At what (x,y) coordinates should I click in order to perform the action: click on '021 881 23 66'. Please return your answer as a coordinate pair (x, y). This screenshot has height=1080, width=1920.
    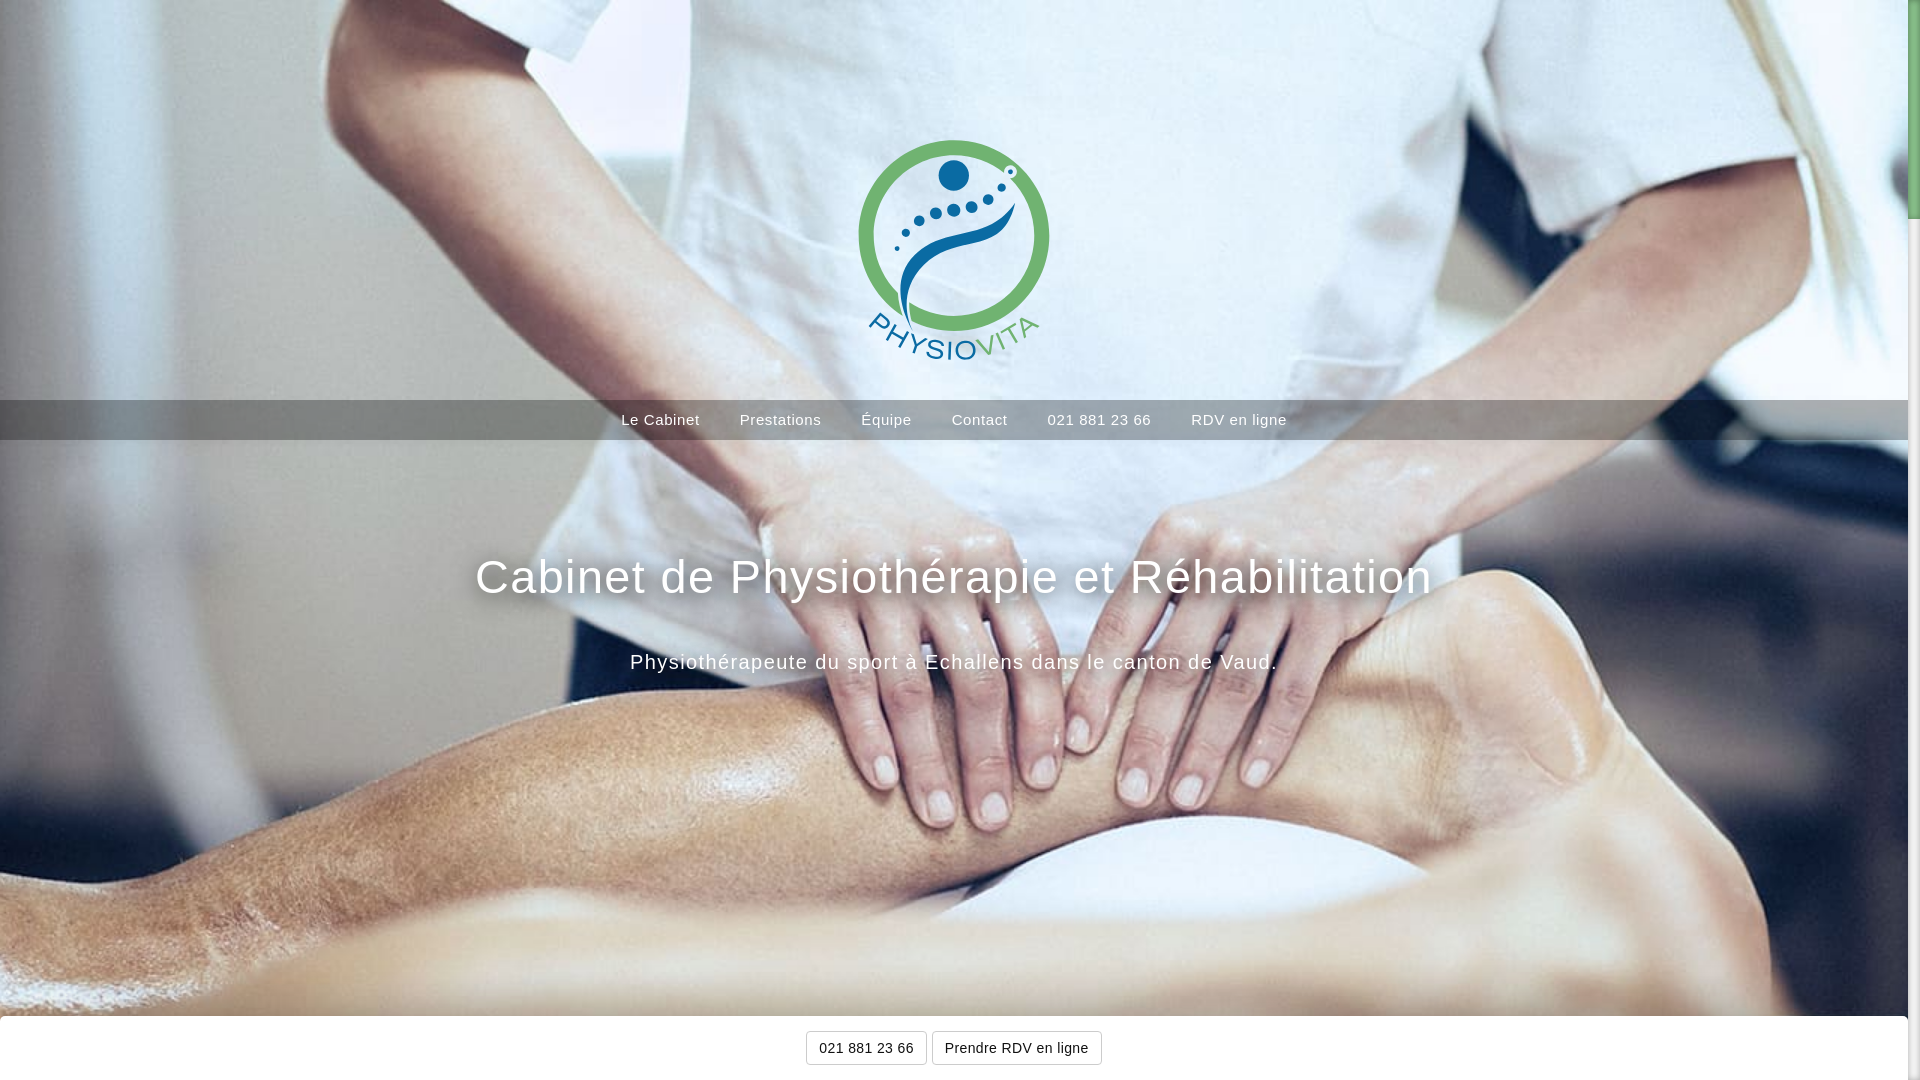
    Looking at the image, I should click on (806, 1047).